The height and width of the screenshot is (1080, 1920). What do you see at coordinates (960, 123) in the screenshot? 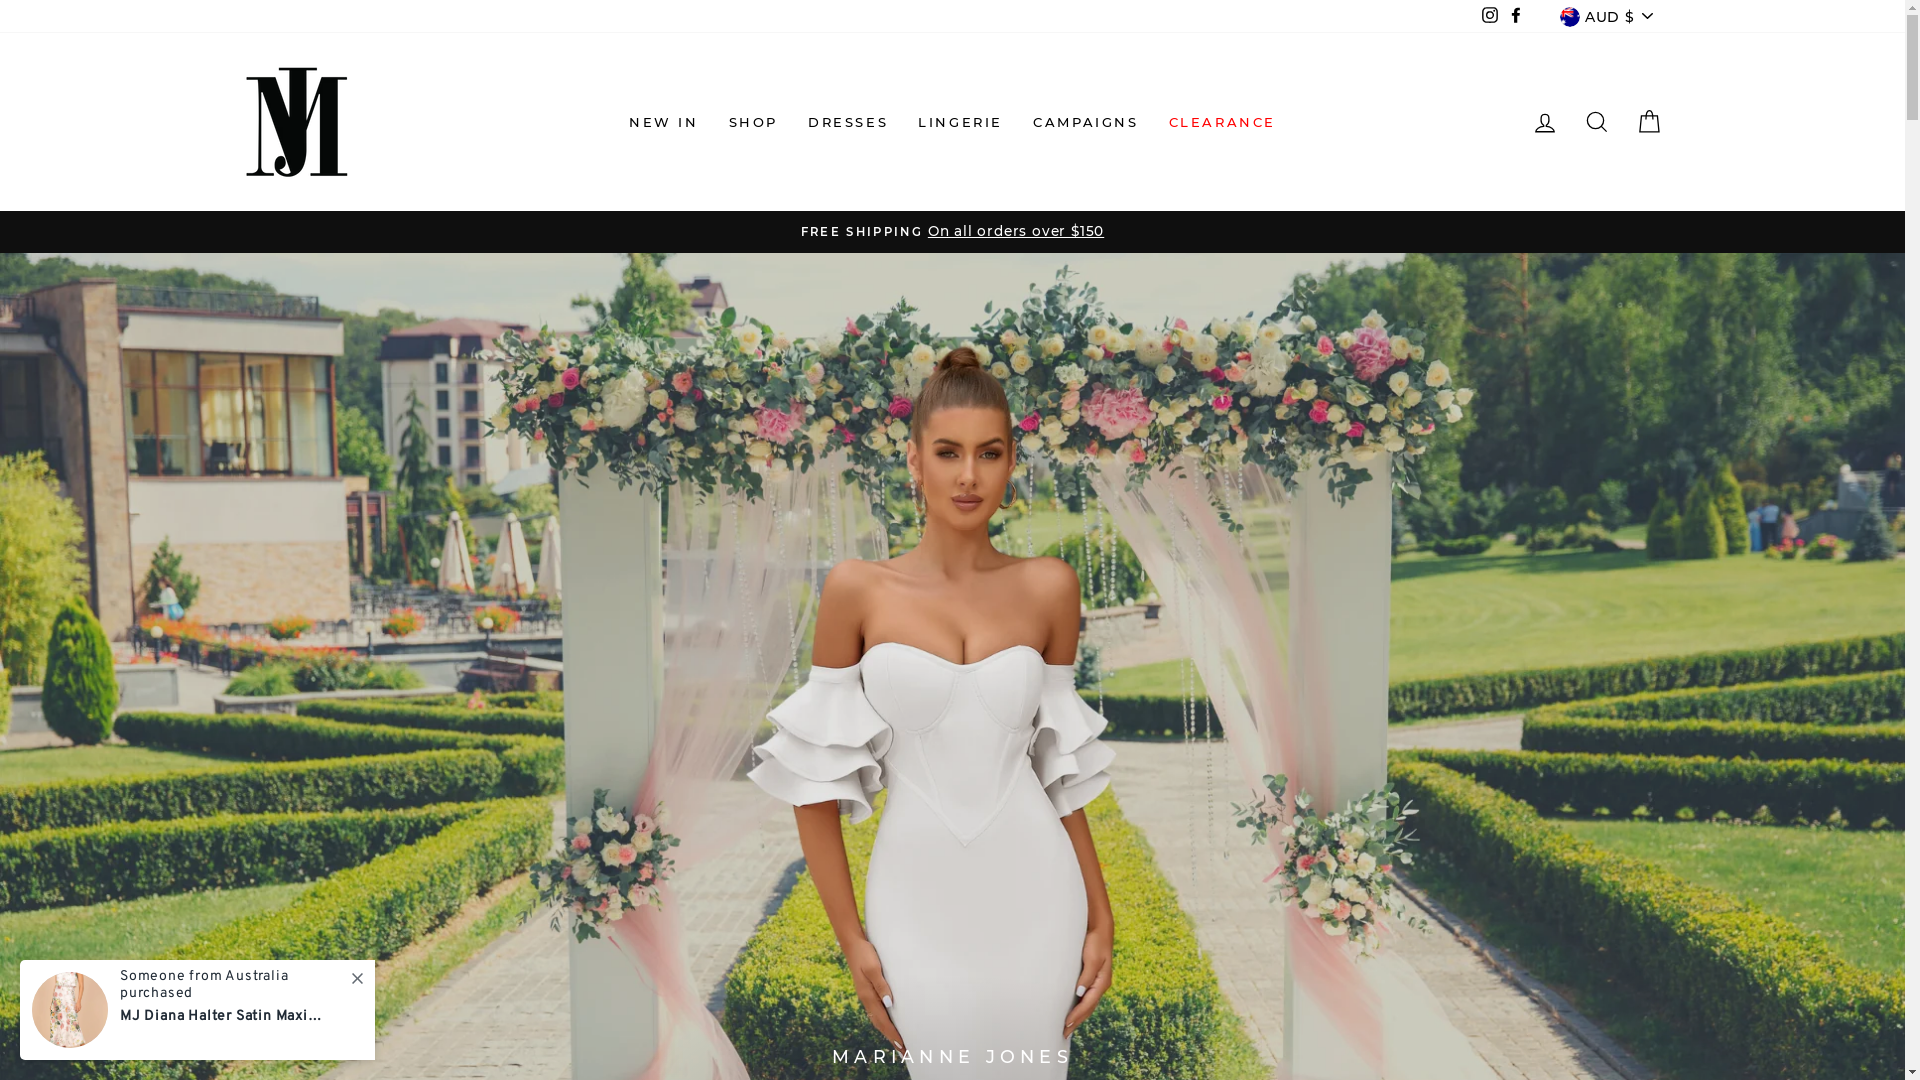
I see `'LINGERIE'` at bounding box center [960, 123].